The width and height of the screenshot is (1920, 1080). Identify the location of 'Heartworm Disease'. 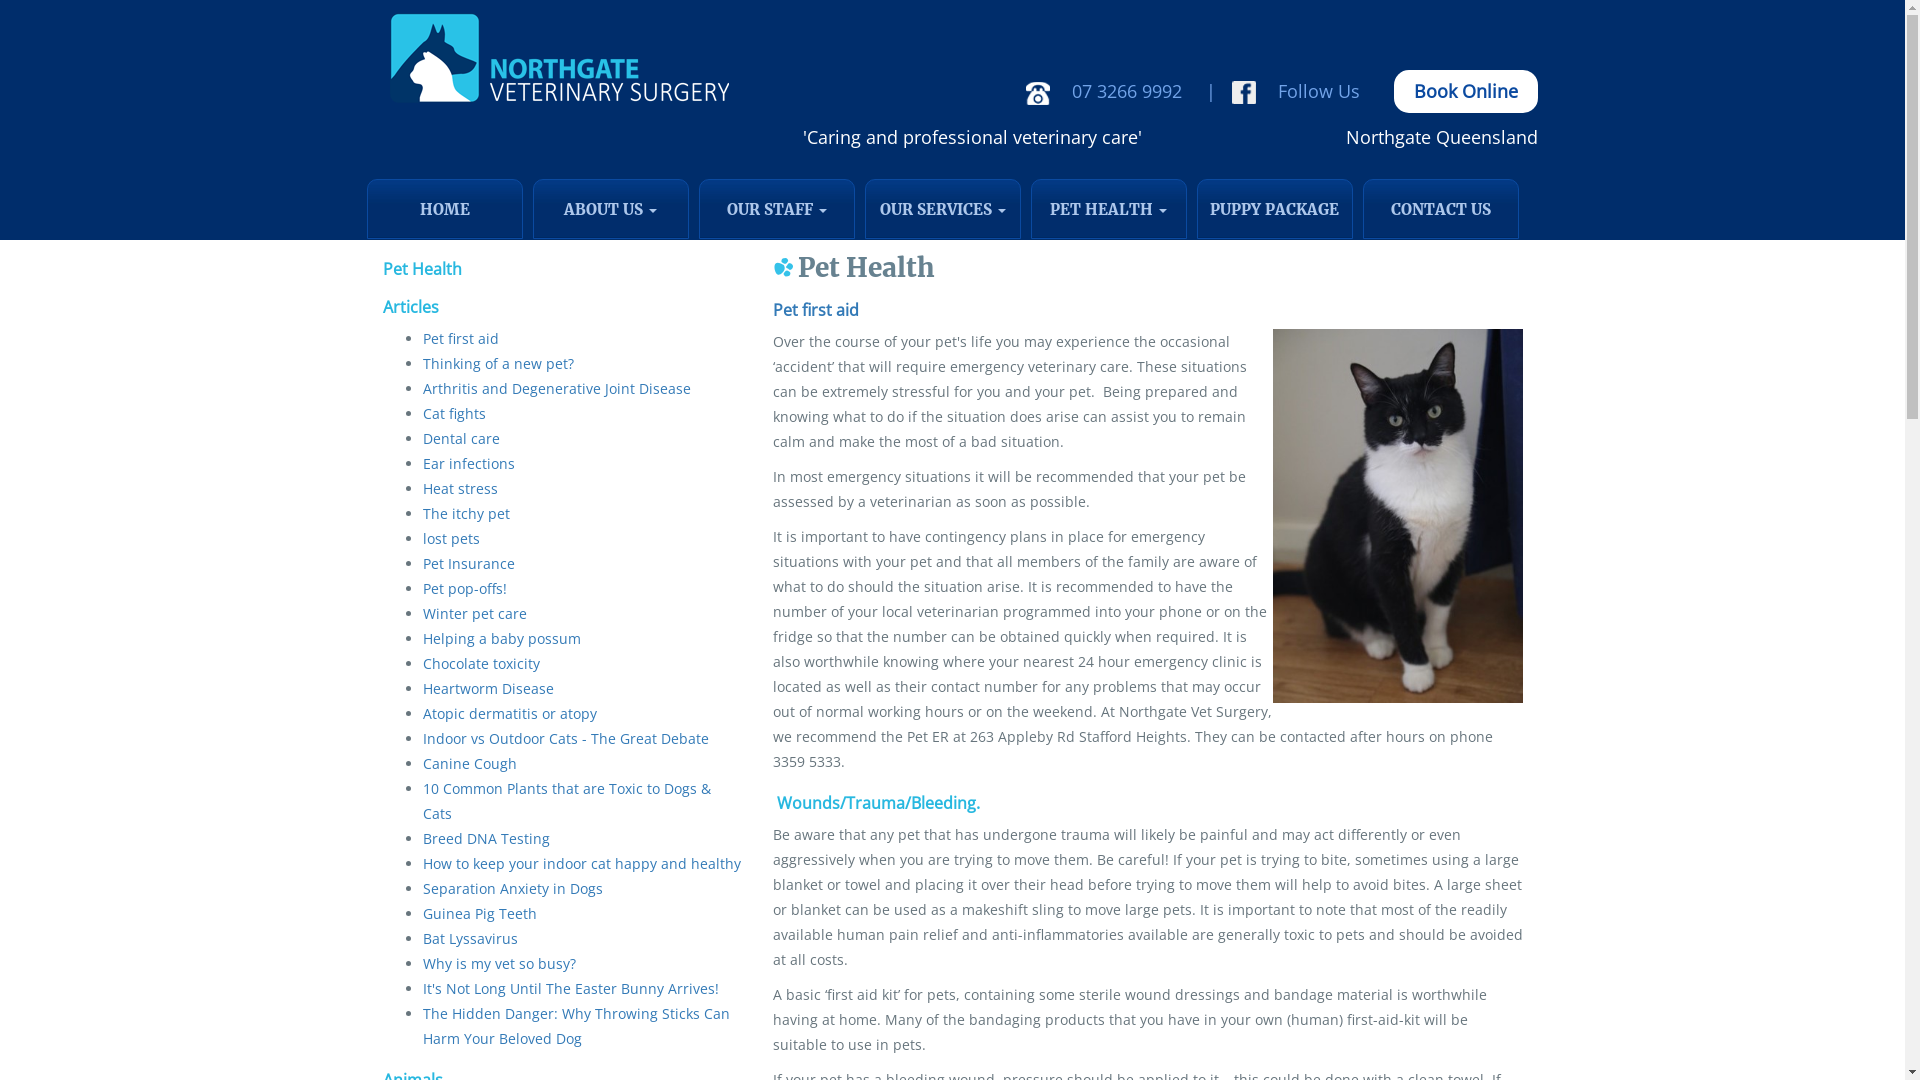
(487, 687).